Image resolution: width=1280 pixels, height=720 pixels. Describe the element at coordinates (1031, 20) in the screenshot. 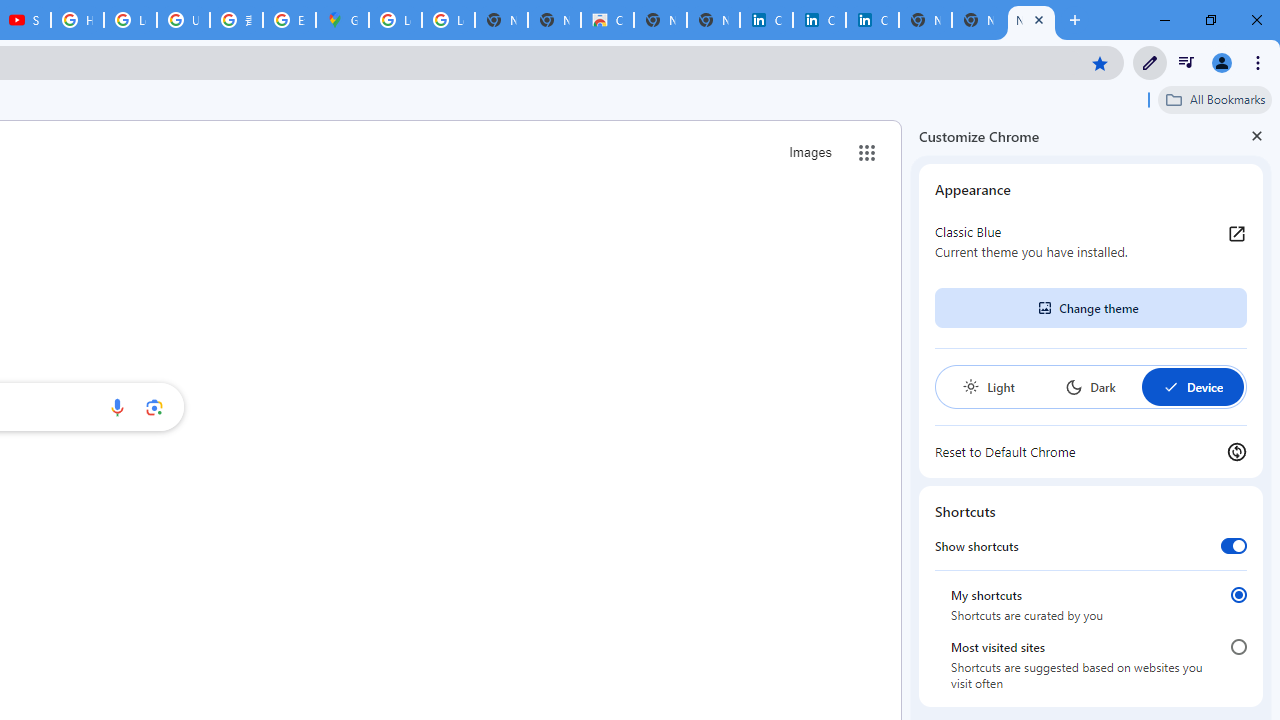

I see `'New Tab'` at that location.